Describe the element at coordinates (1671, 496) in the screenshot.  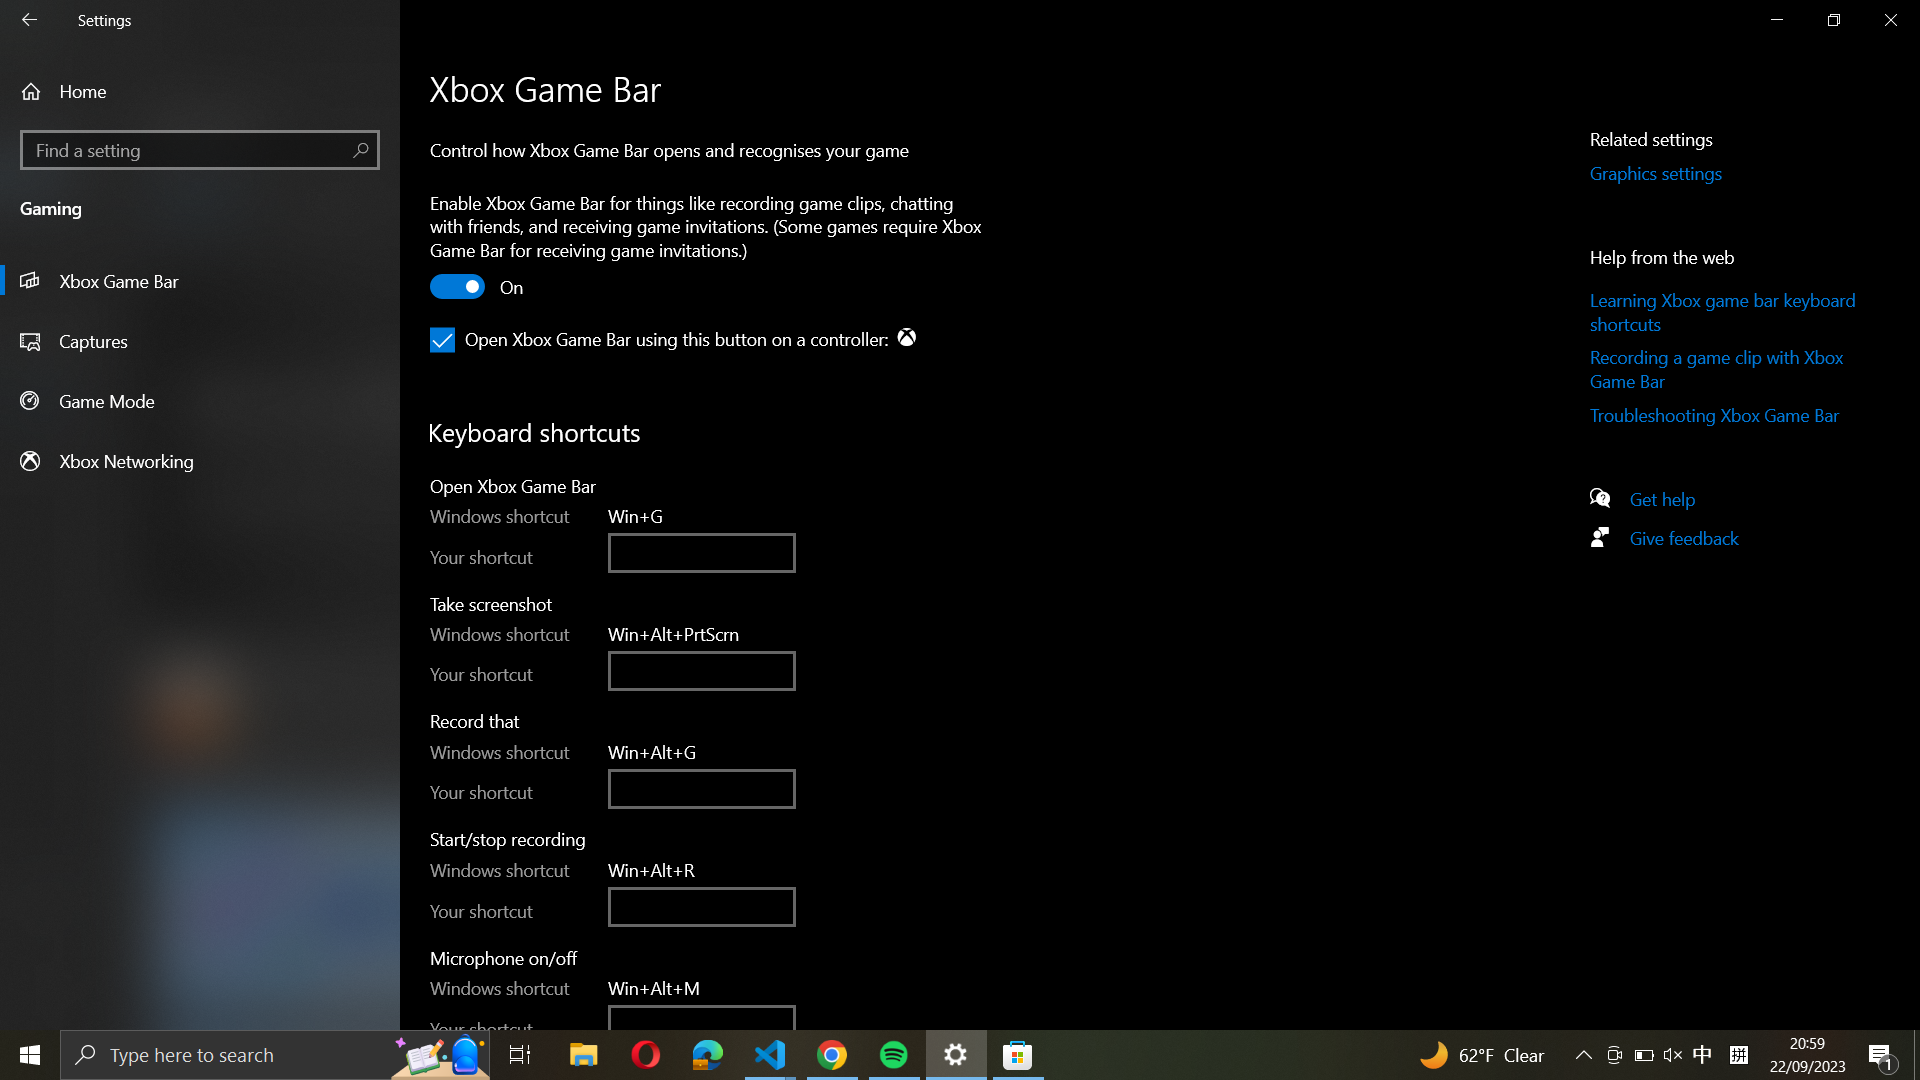
I see `the Assistance page` at that location.